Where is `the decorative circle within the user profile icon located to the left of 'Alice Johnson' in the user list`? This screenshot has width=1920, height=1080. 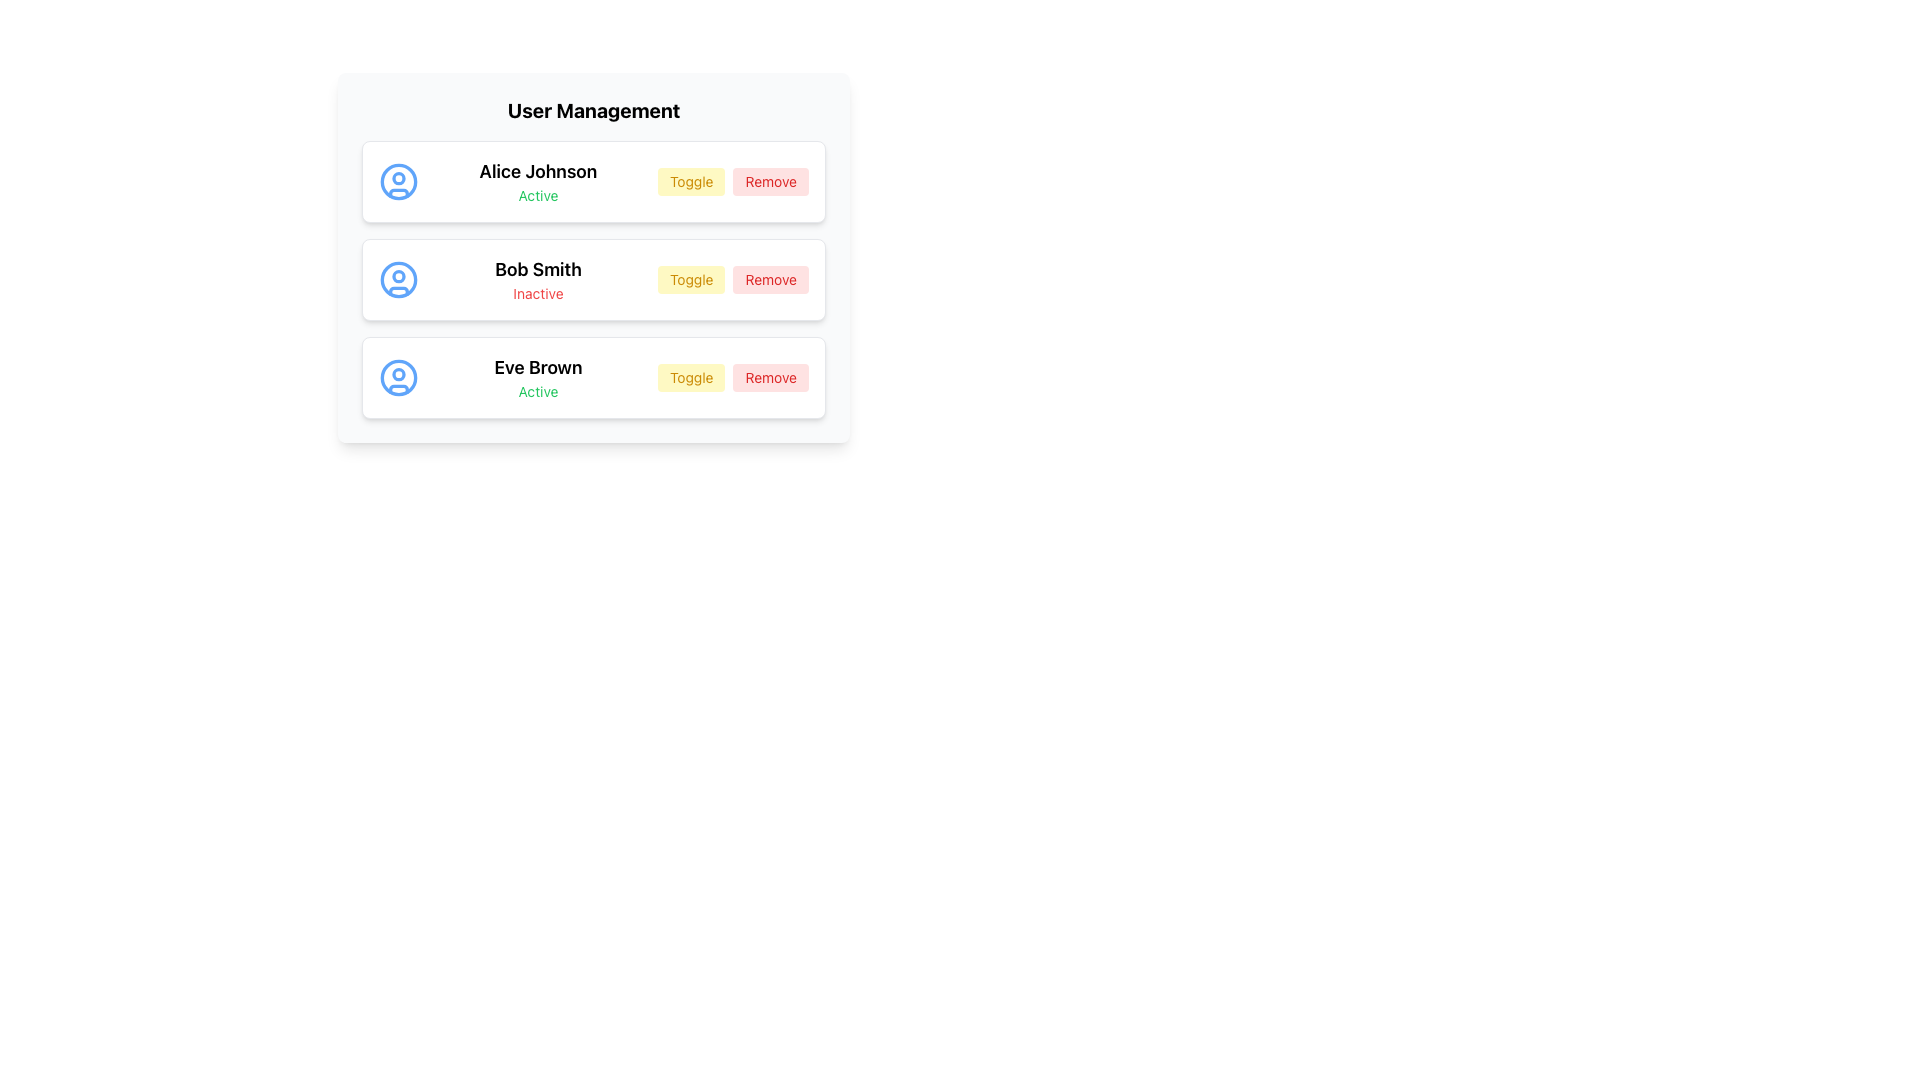 the decorative circle within the user profile icon located to the left of 'Alice Johnson' in the user list is located at coordinates (398, 176).